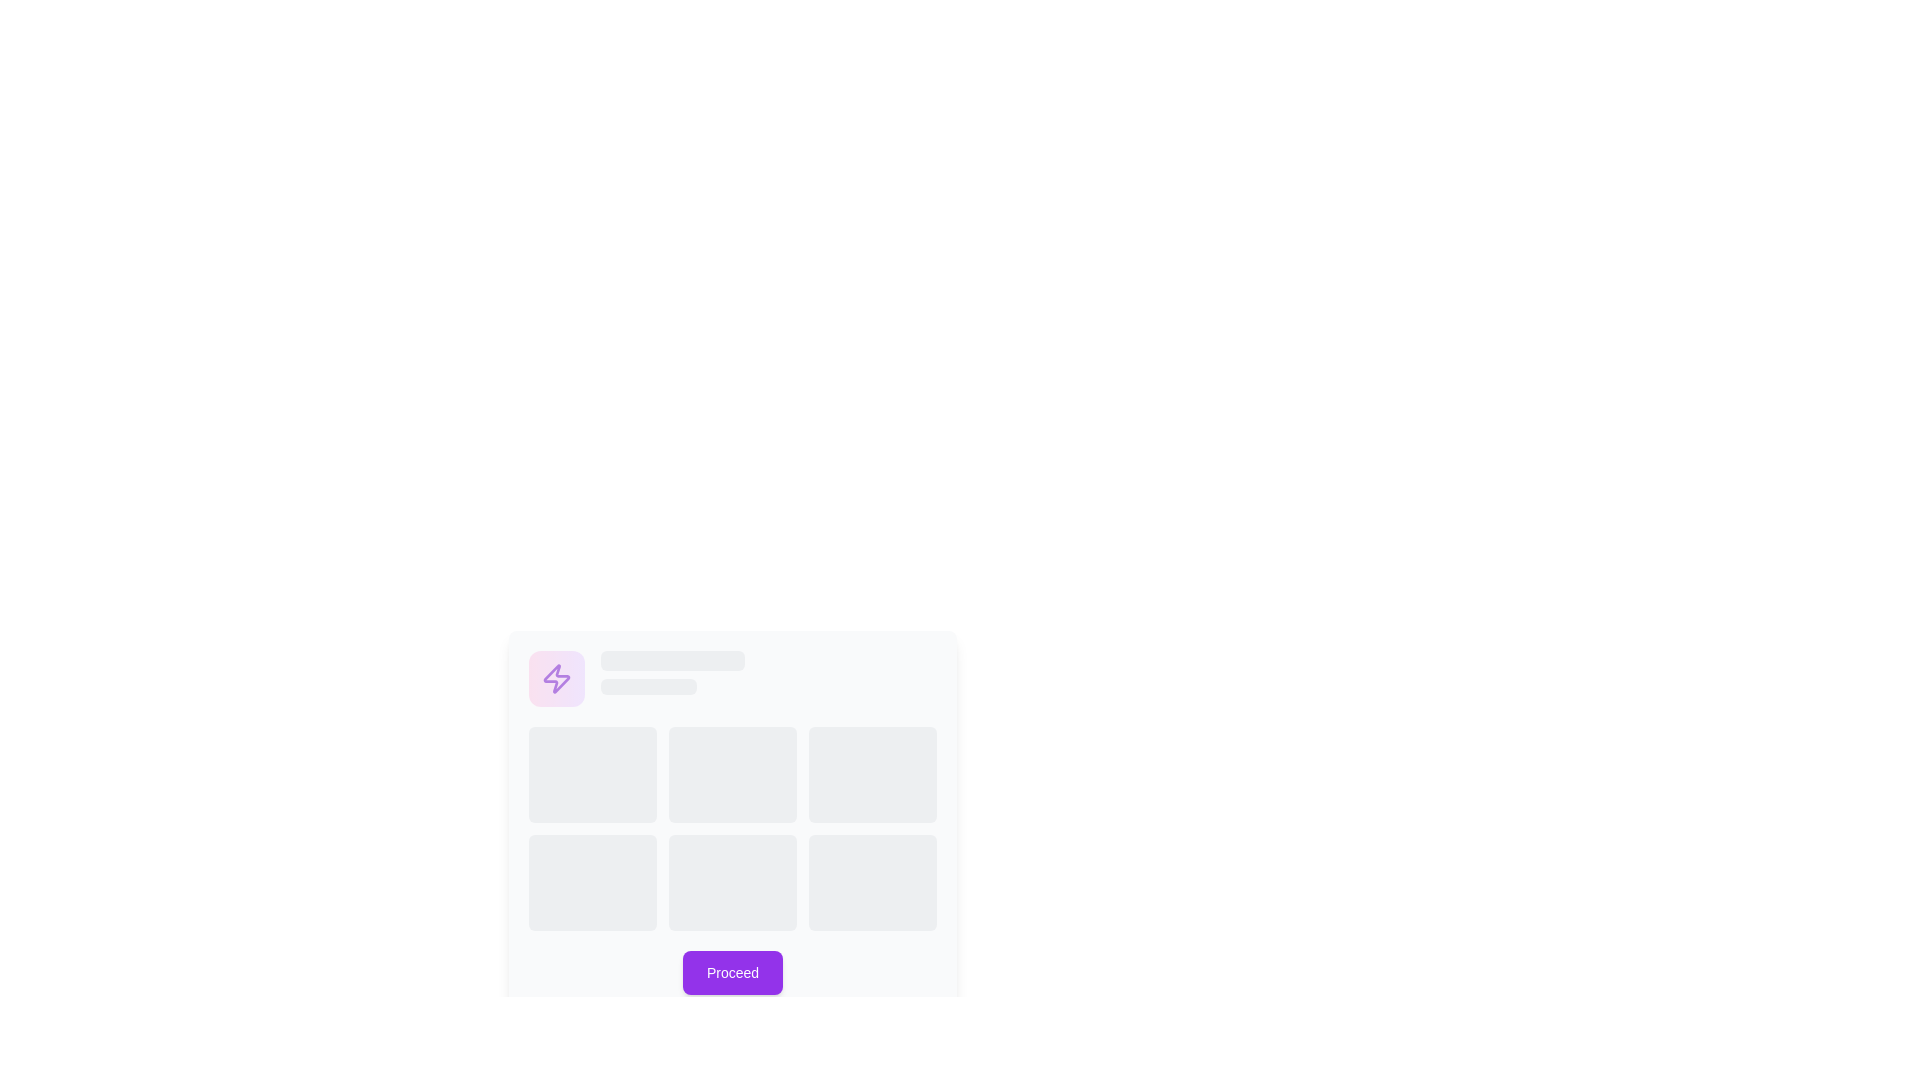  I want to click on the Placeholder card, which is a rectangular card-like component with a light gray background and rounded corners, located in the second column of the first row of placeholders, so click(833, 801).